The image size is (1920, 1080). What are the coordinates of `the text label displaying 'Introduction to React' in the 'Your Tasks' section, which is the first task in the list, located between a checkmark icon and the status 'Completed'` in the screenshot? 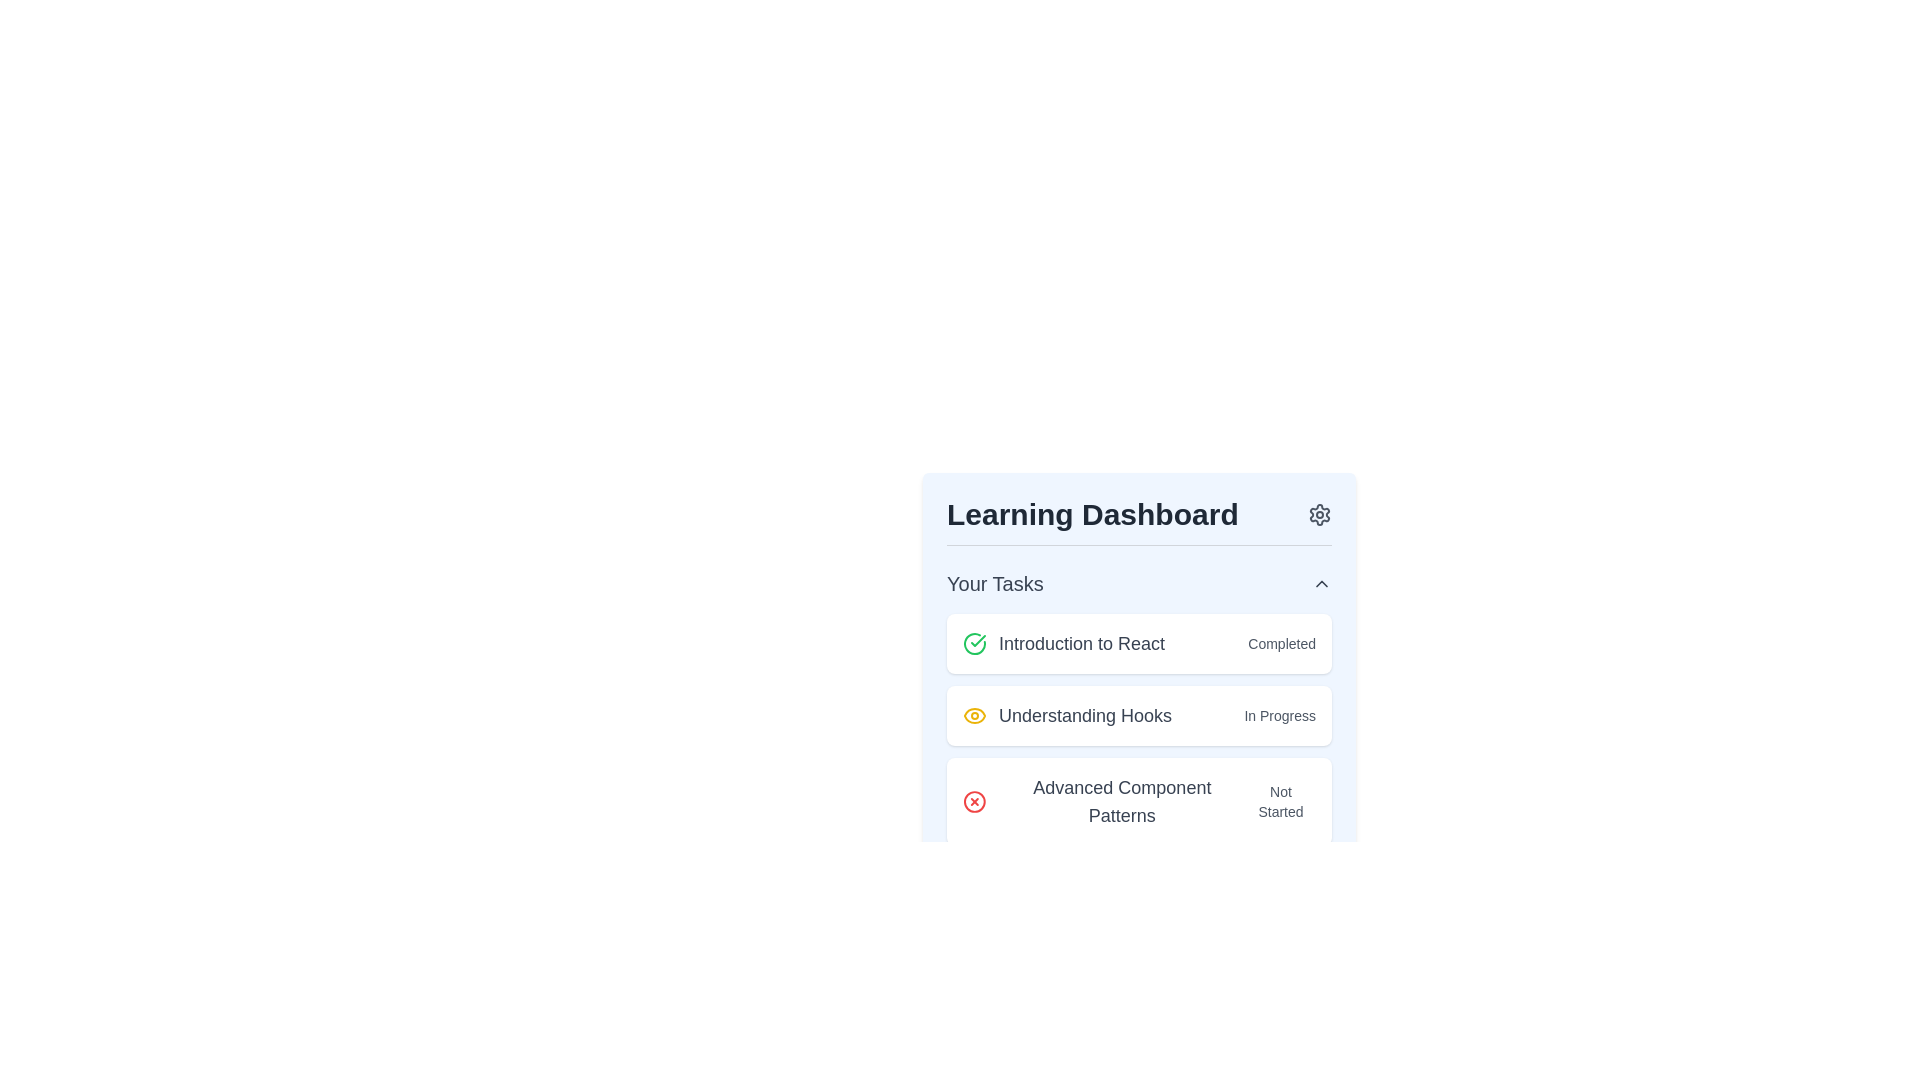 It's located at (1081, 644).